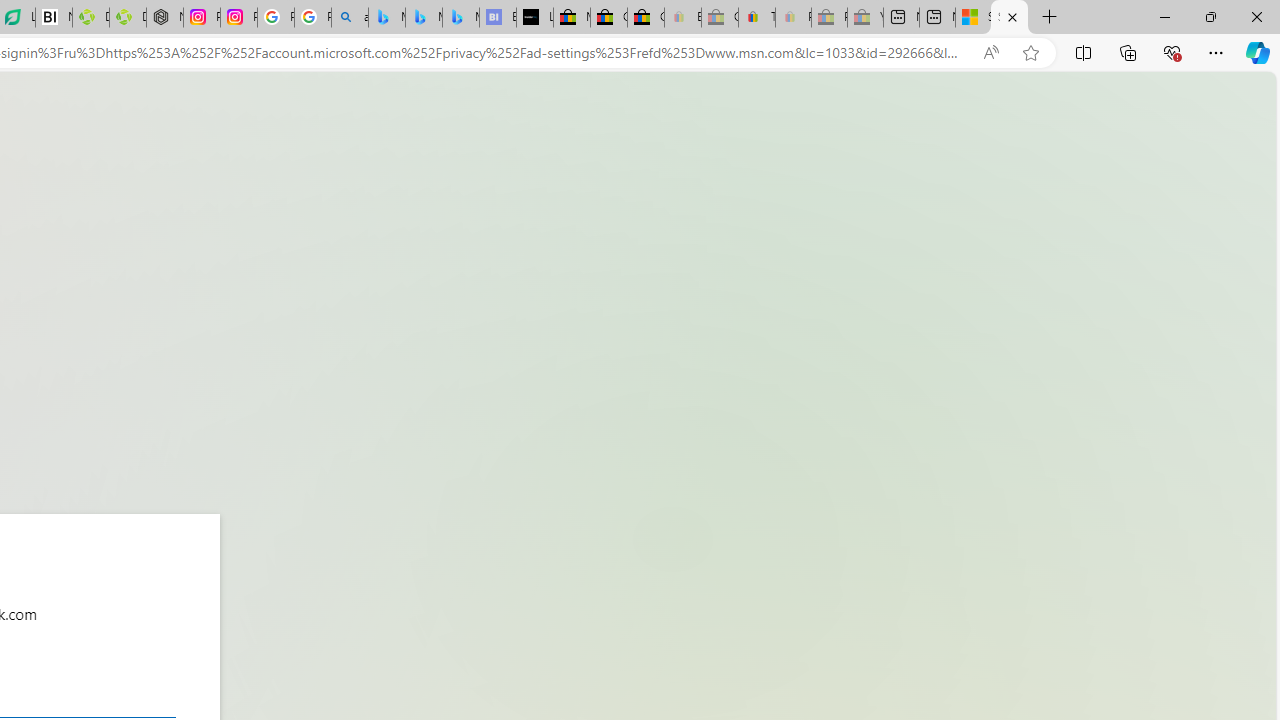  Describe the element at coordinates (459, 17) in the screenshot. I see `'Microsoft Bing Travel - Shangri-La Hotel Bangkok'` at that location.